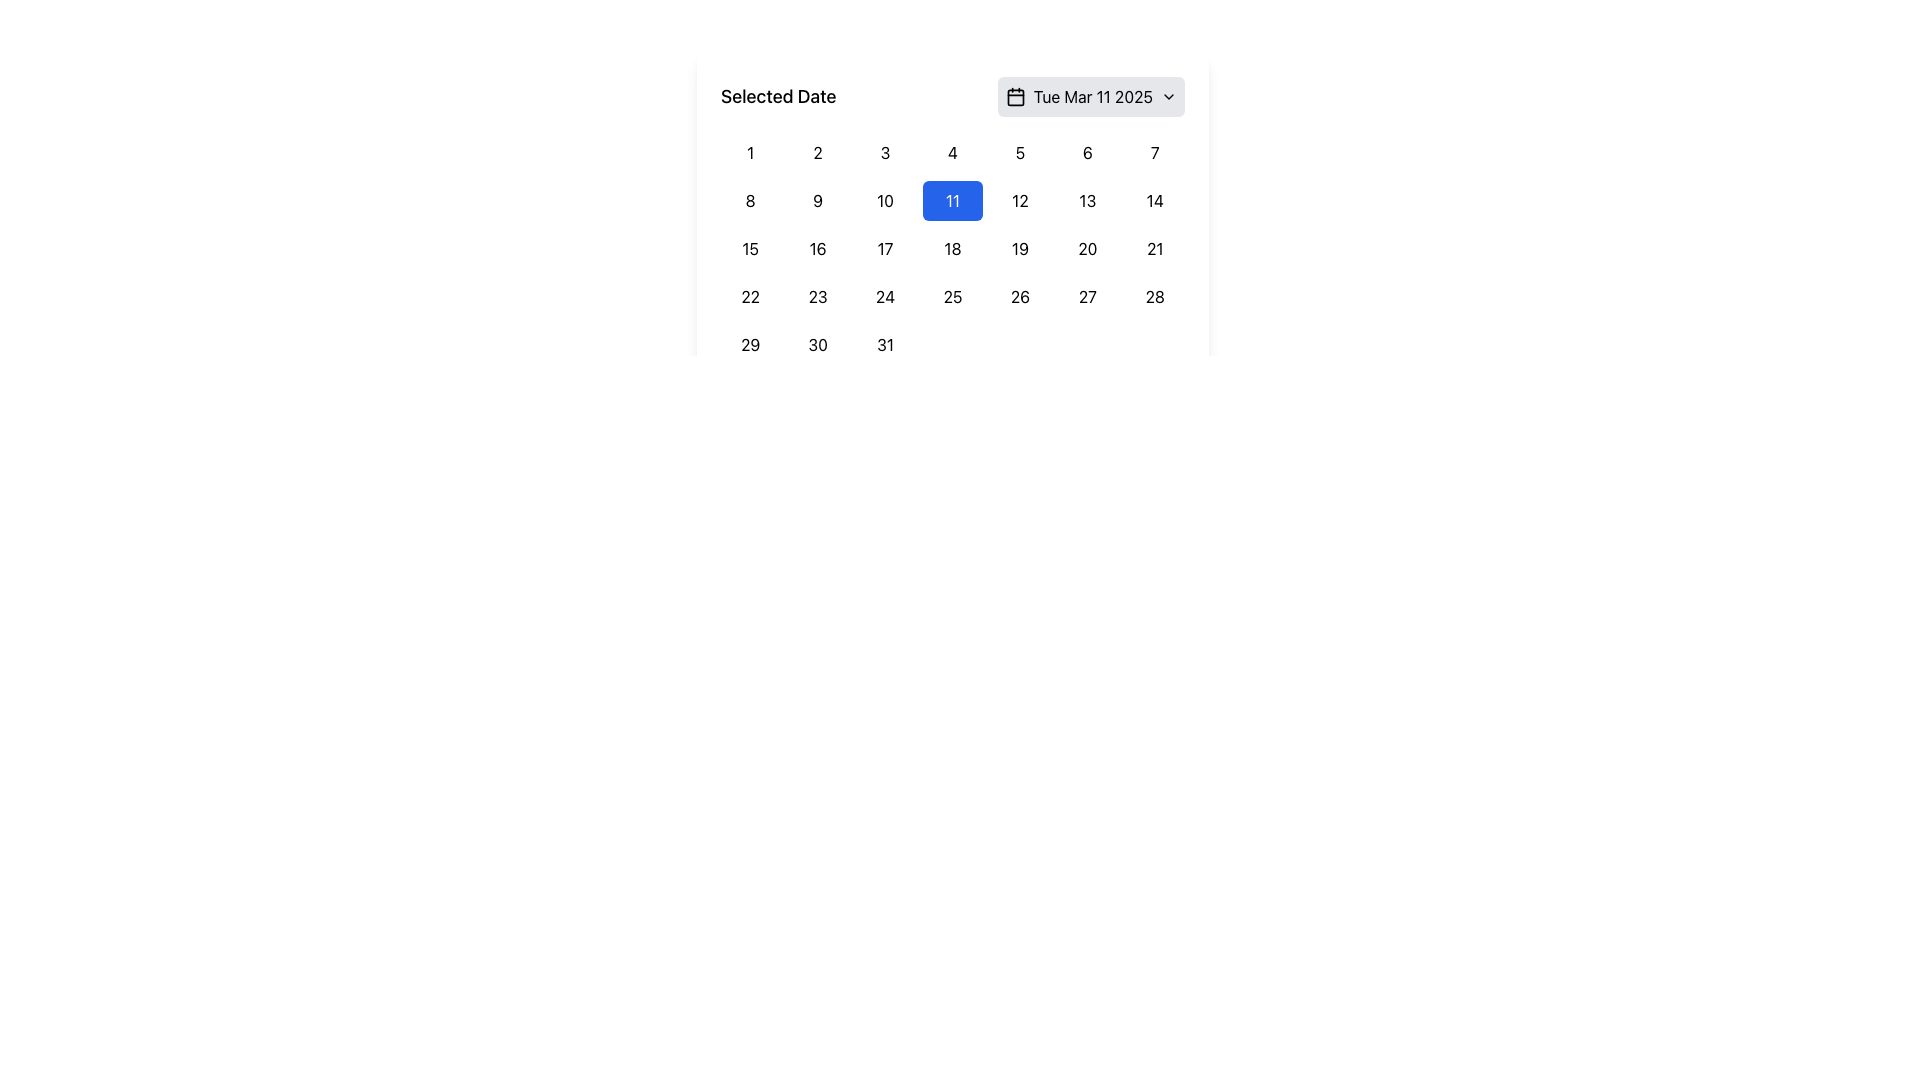  I want to click on the 25th day selection button in the calendar interface, so click(951, 297).